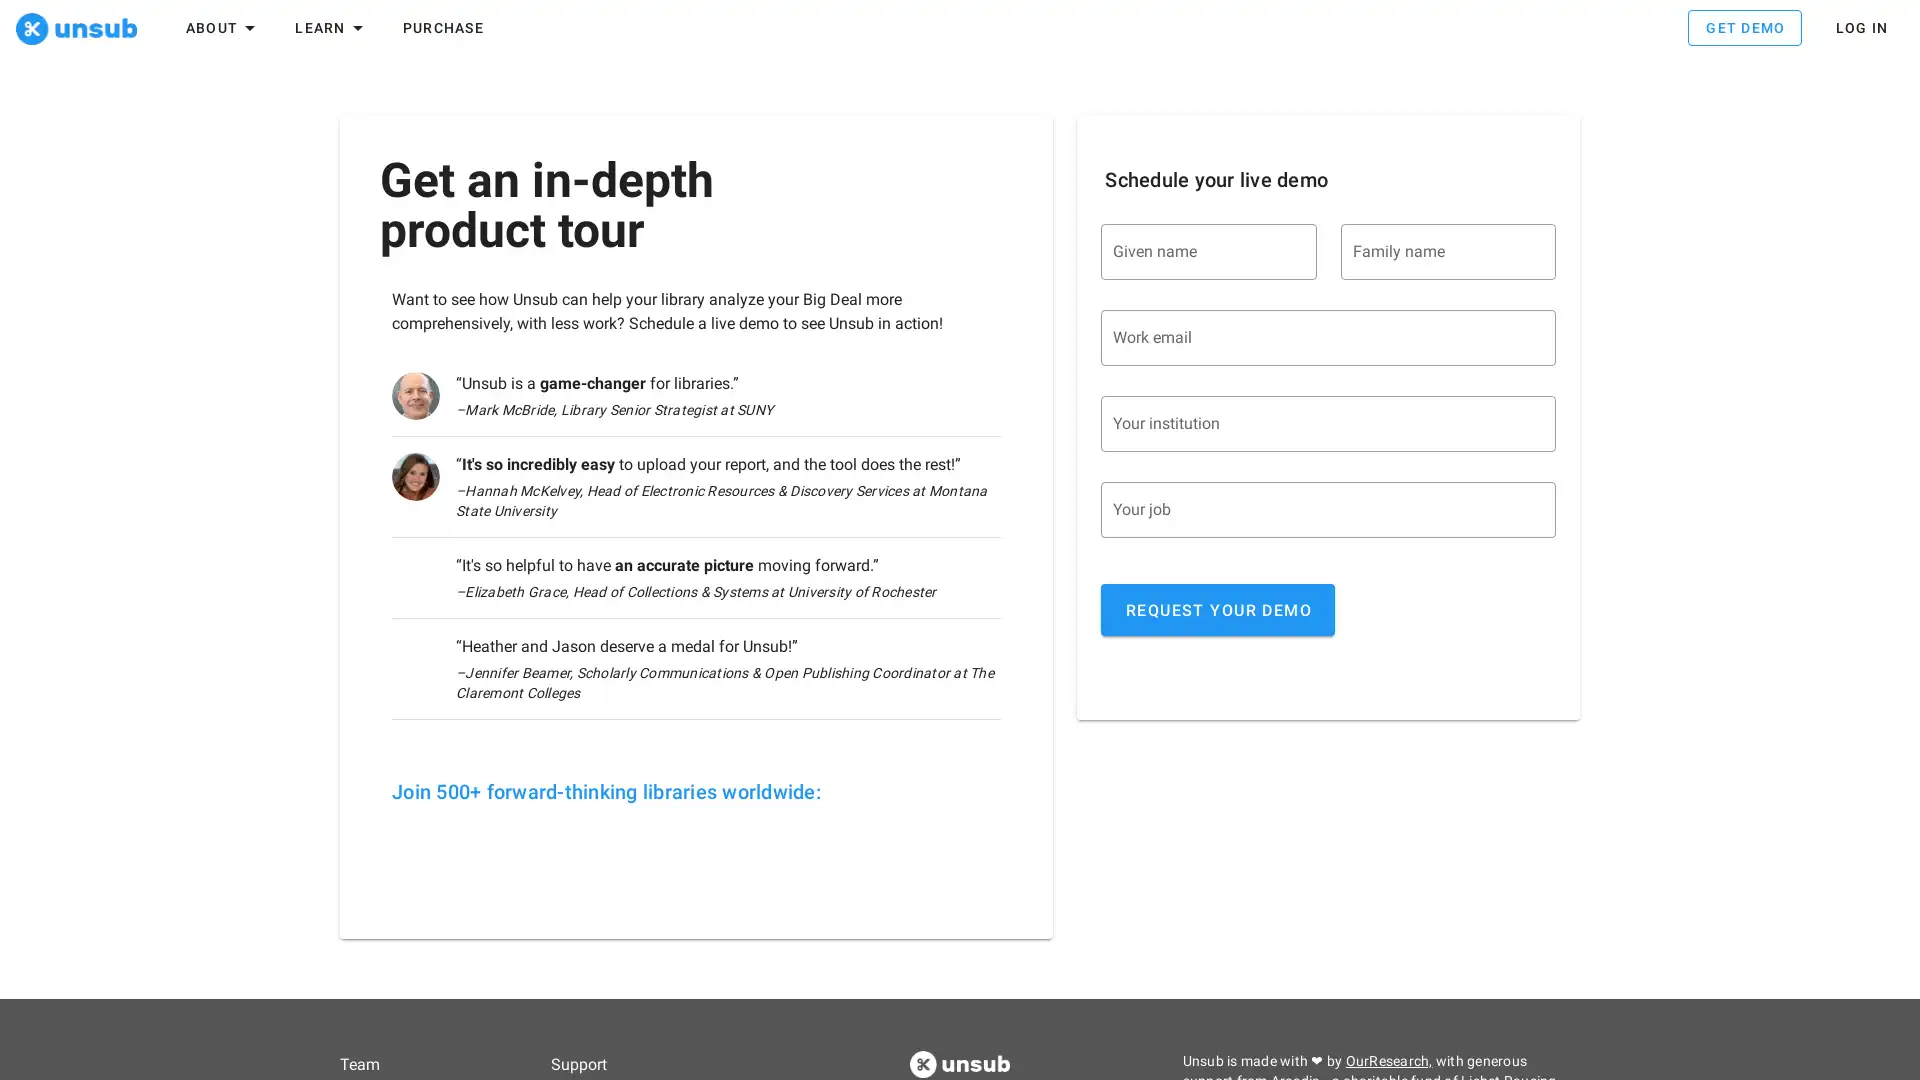 This screenshot has height=1080, width=1920. I want to click on REQUEST YOUR DEMO, so click(1217, 616).